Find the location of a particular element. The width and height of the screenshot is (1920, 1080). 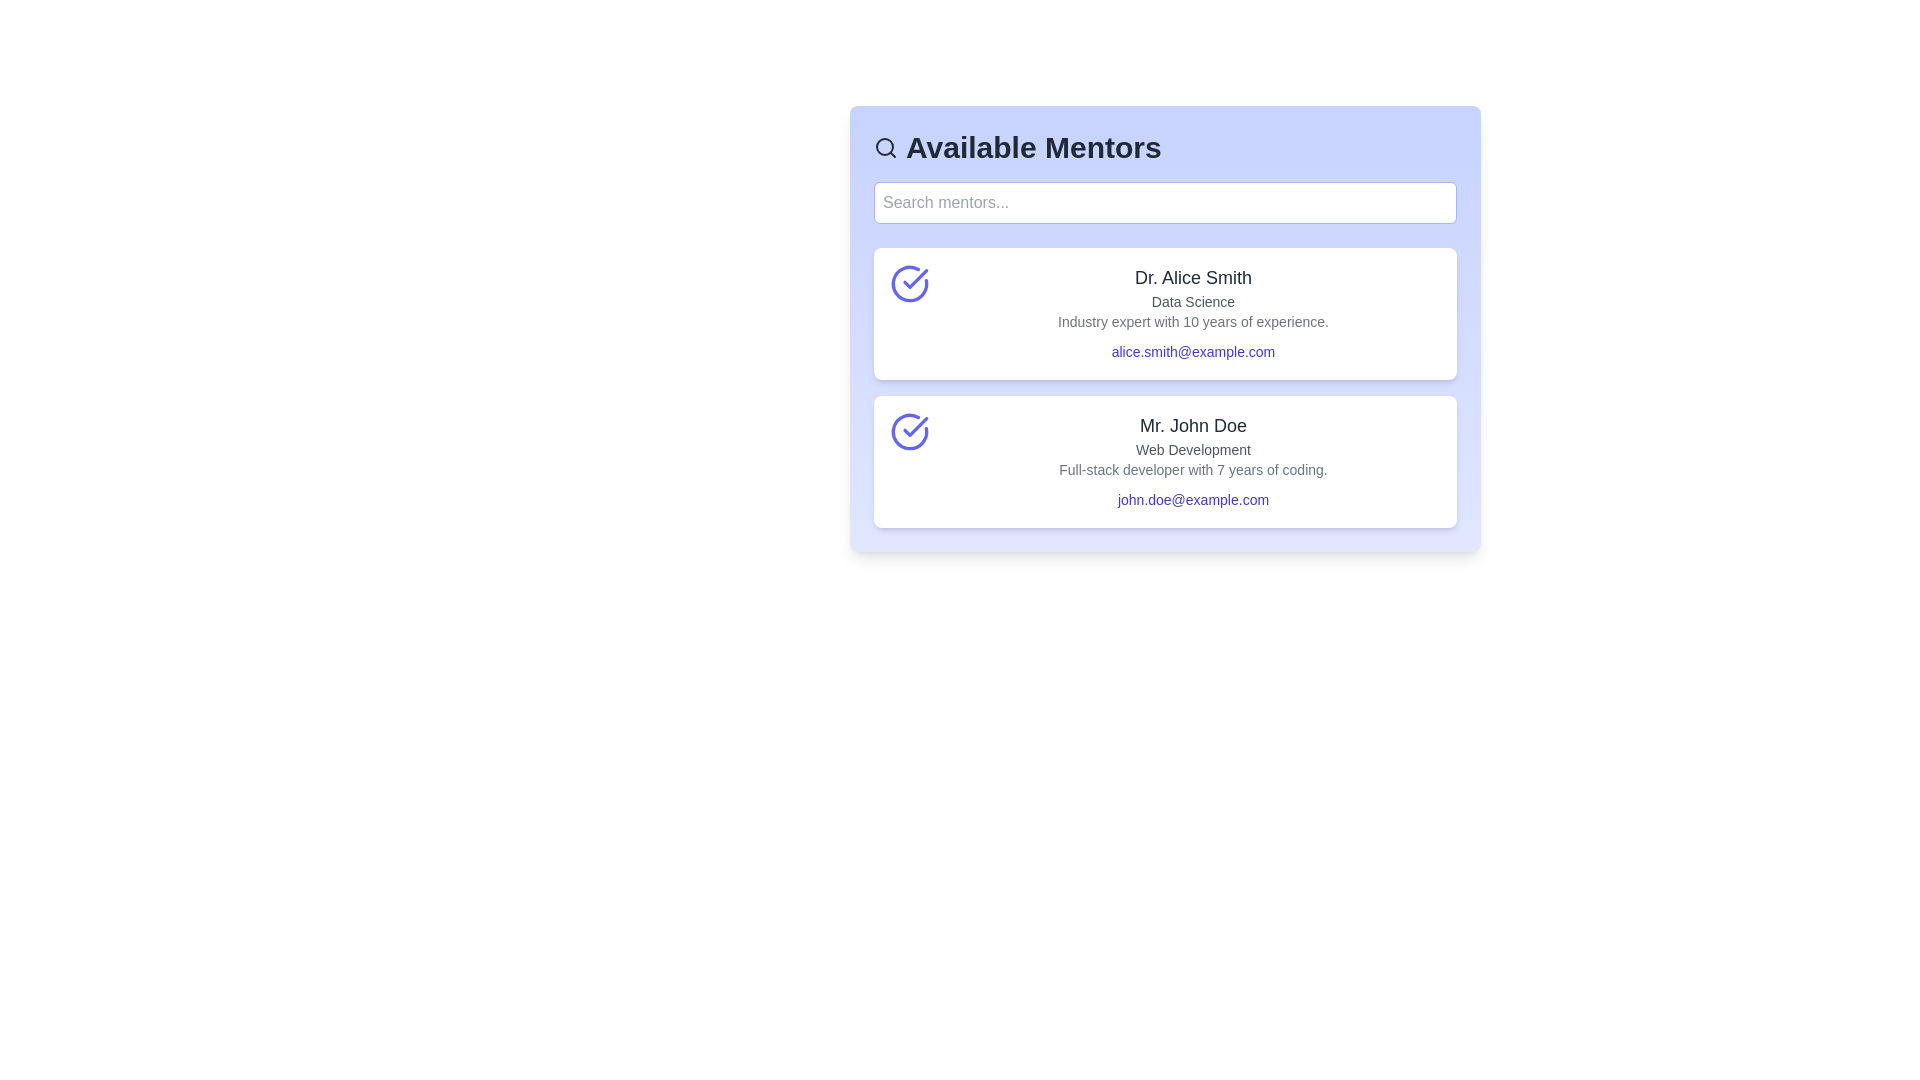

the email link for john.doe@example.com to open the email client is located at coordinates (1193, 499).